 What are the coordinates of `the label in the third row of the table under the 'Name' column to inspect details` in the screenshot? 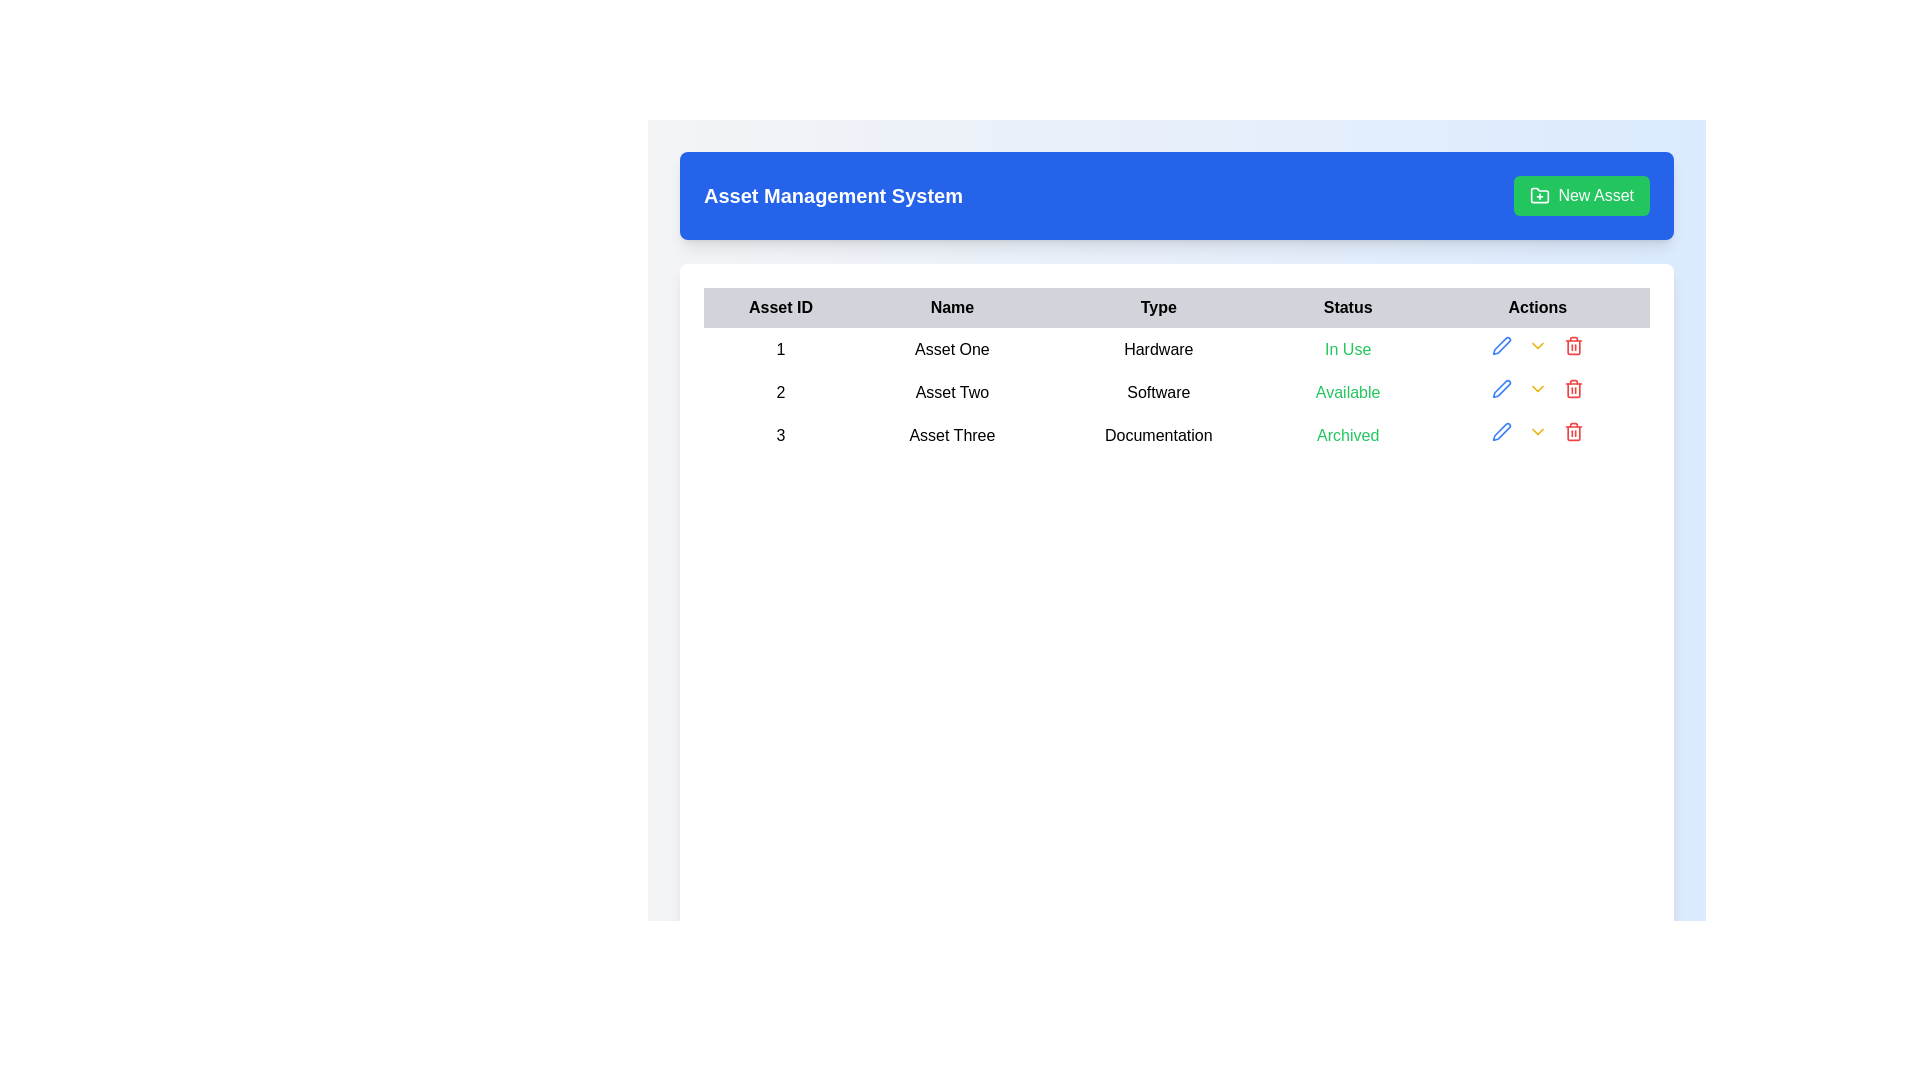 It's located at (951, 434).